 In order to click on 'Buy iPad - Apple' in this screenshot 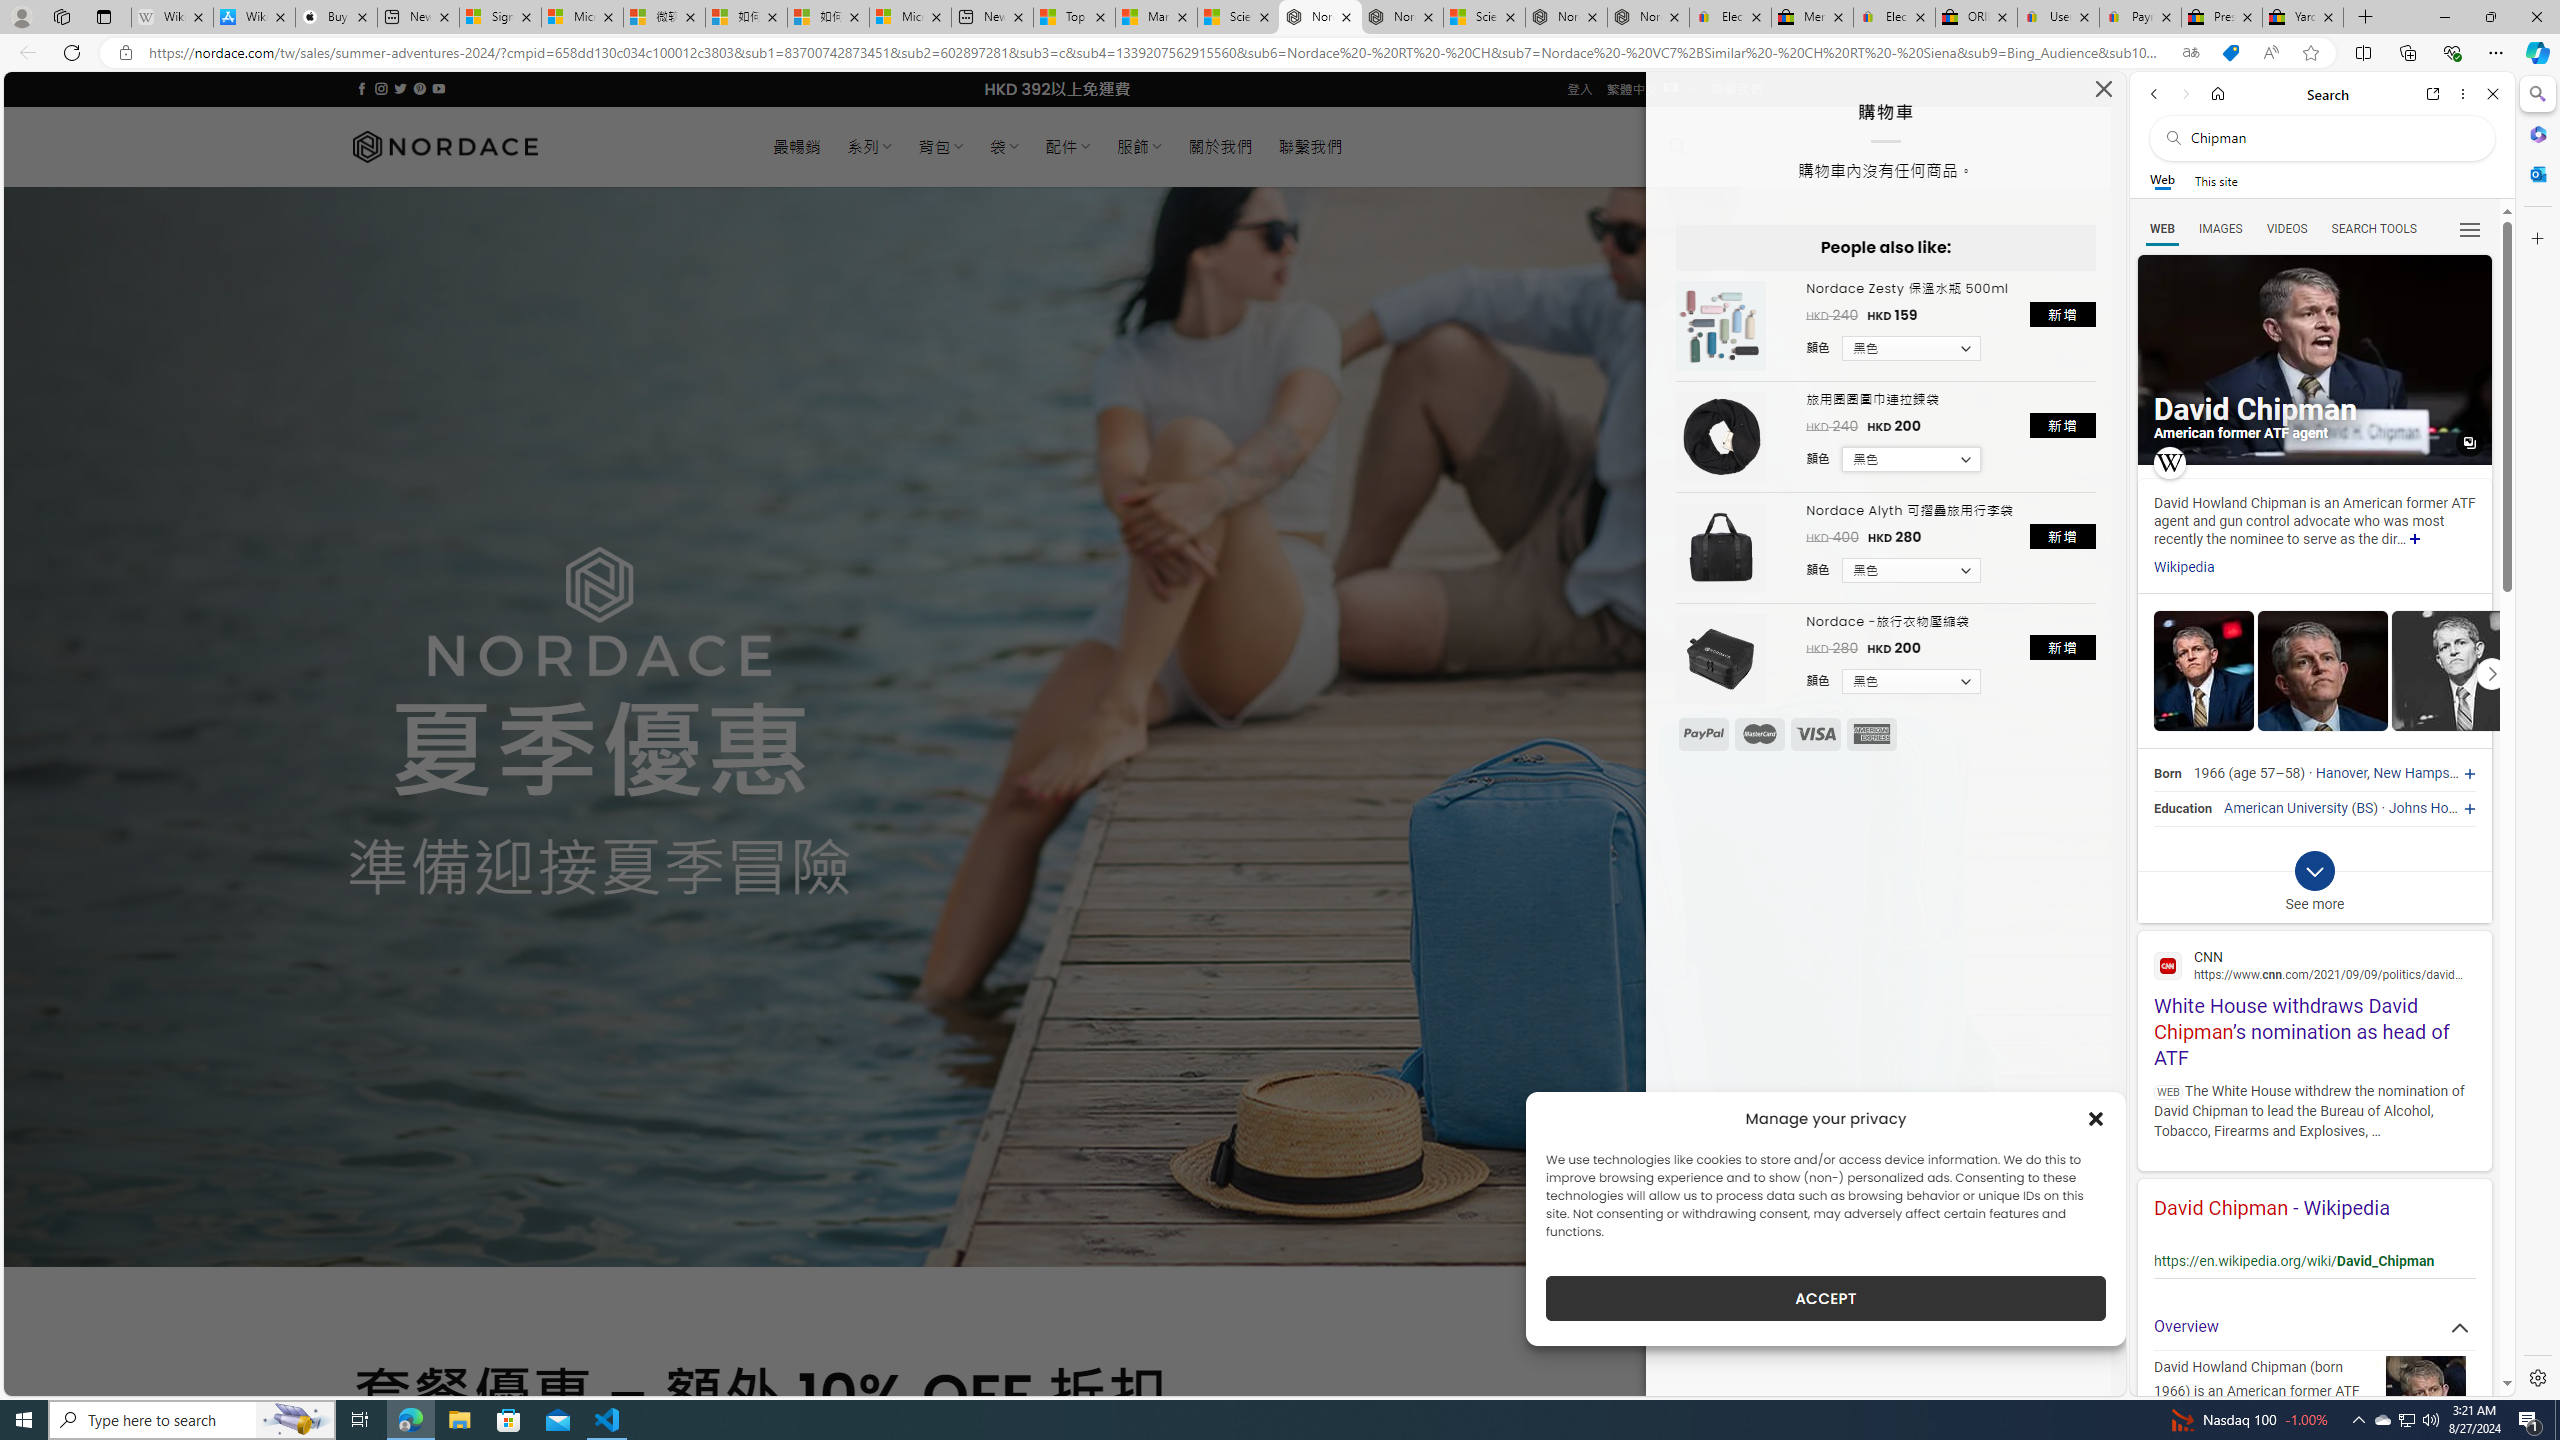, I will do `click(335, 16)`.